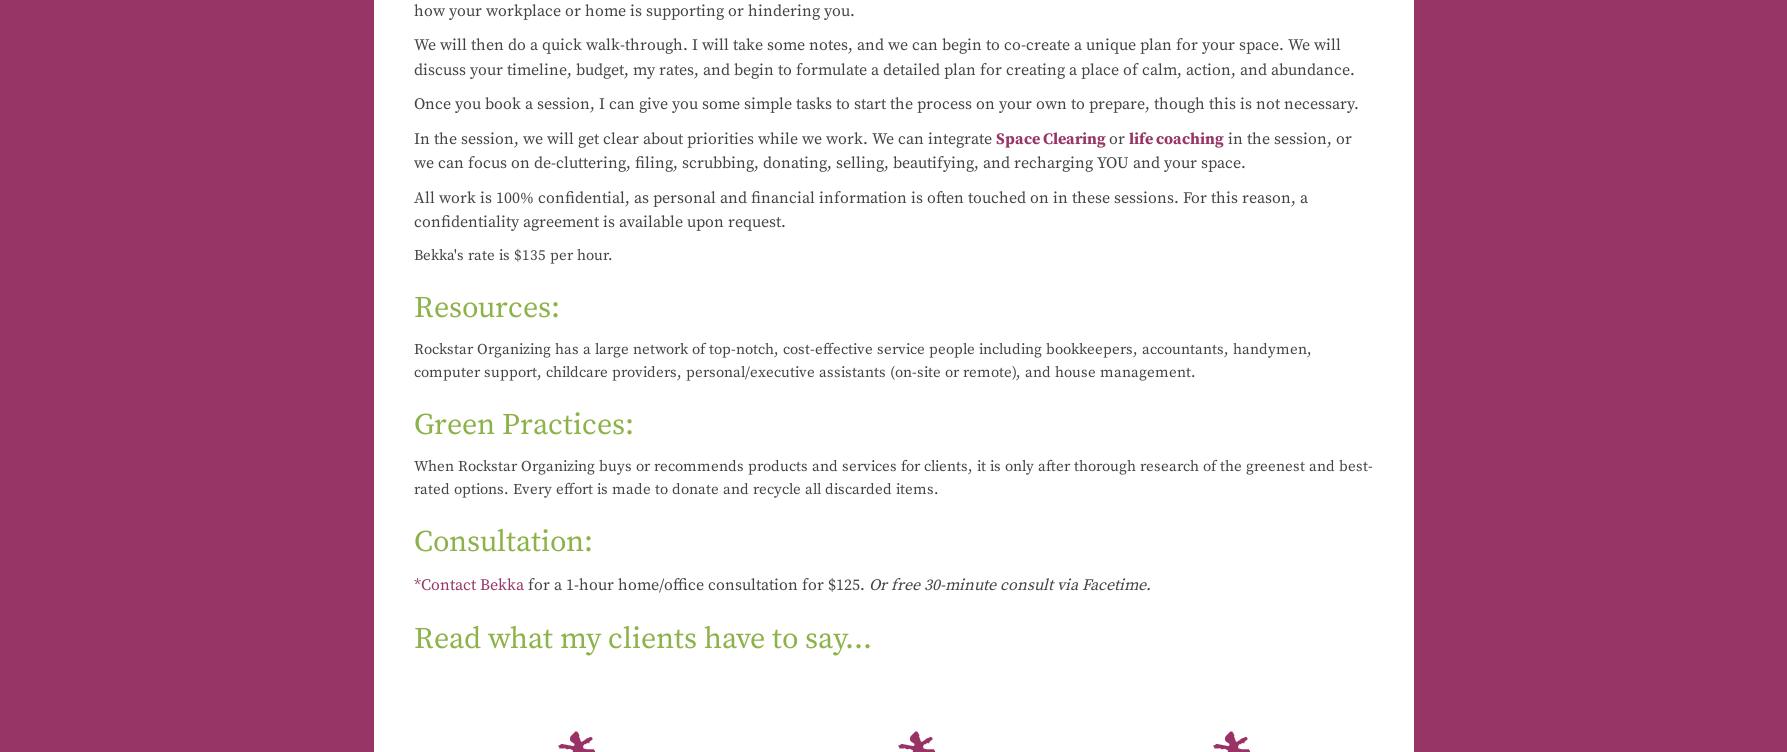  I want to click on 'Or free 30-minute consult via Facetime.', so click(1007, 584).